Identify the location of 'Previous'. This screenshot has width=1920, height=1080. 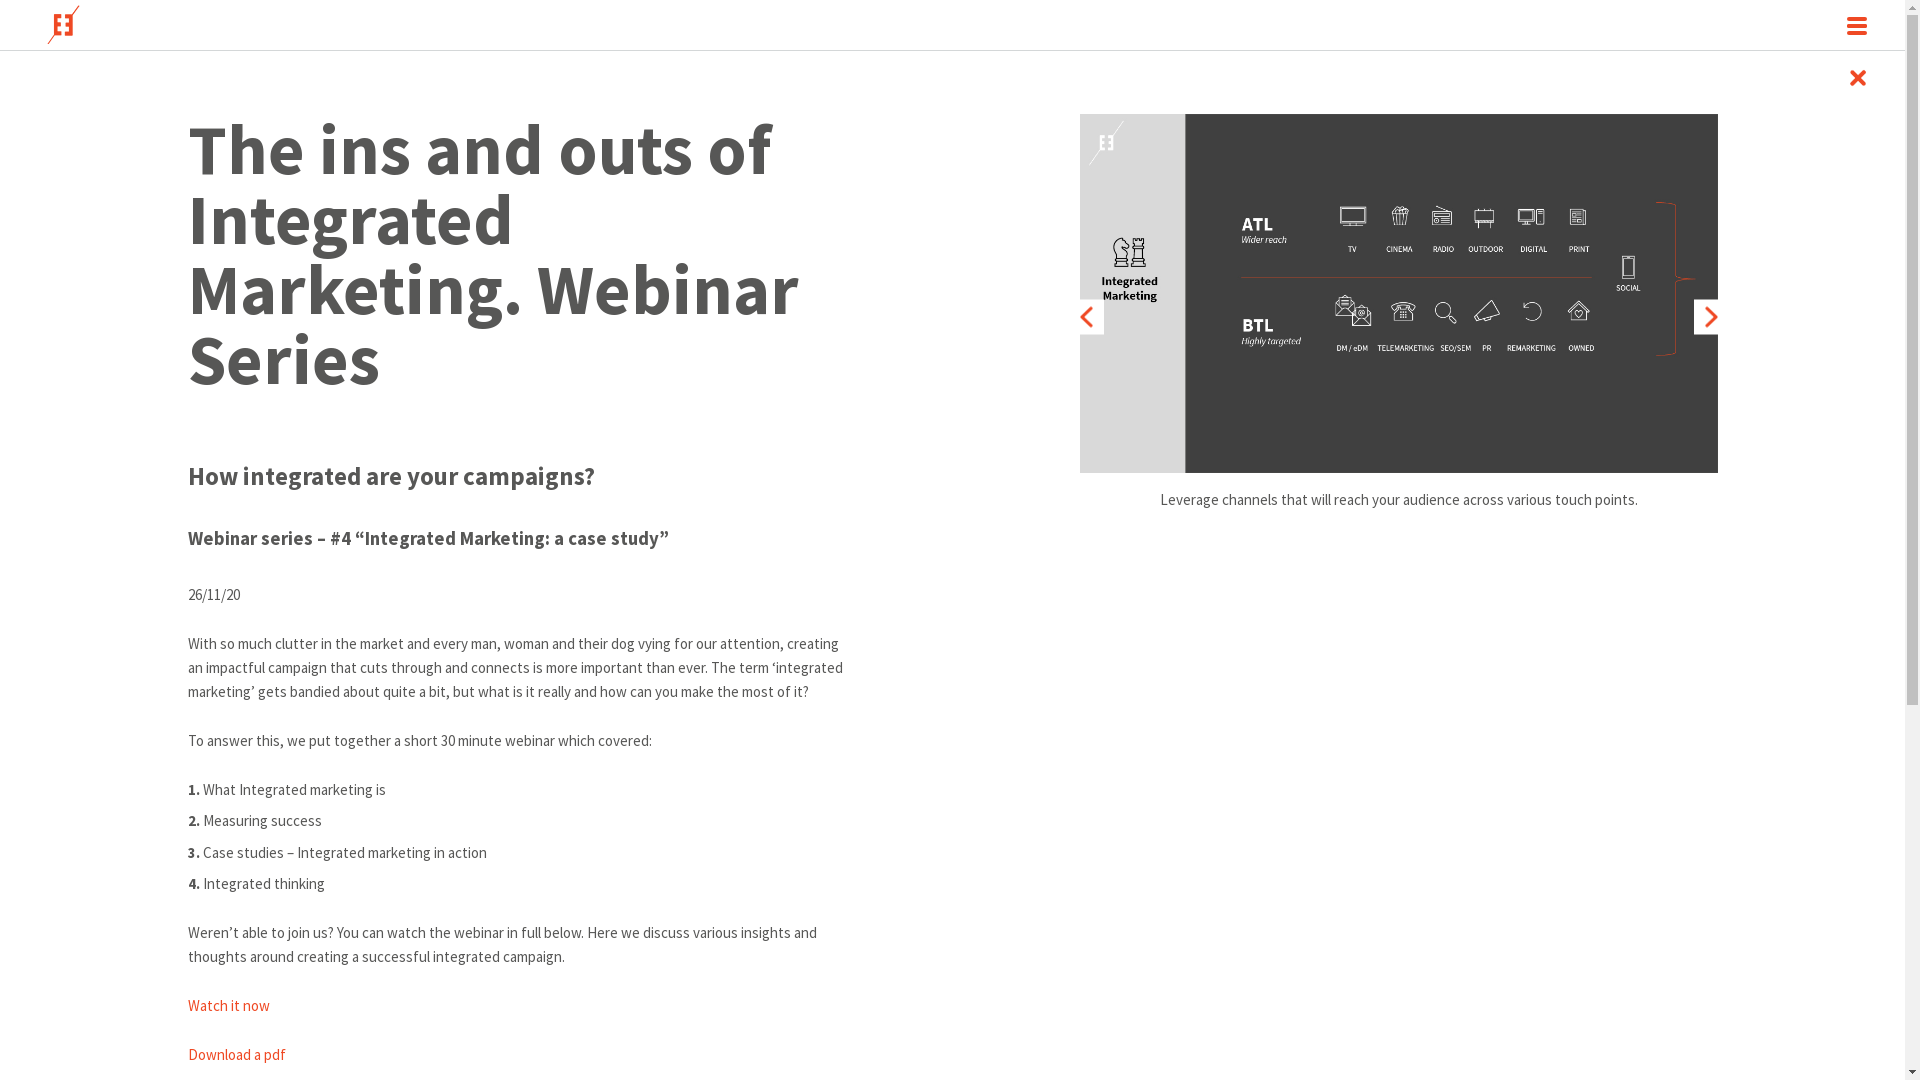
(1085, 315).